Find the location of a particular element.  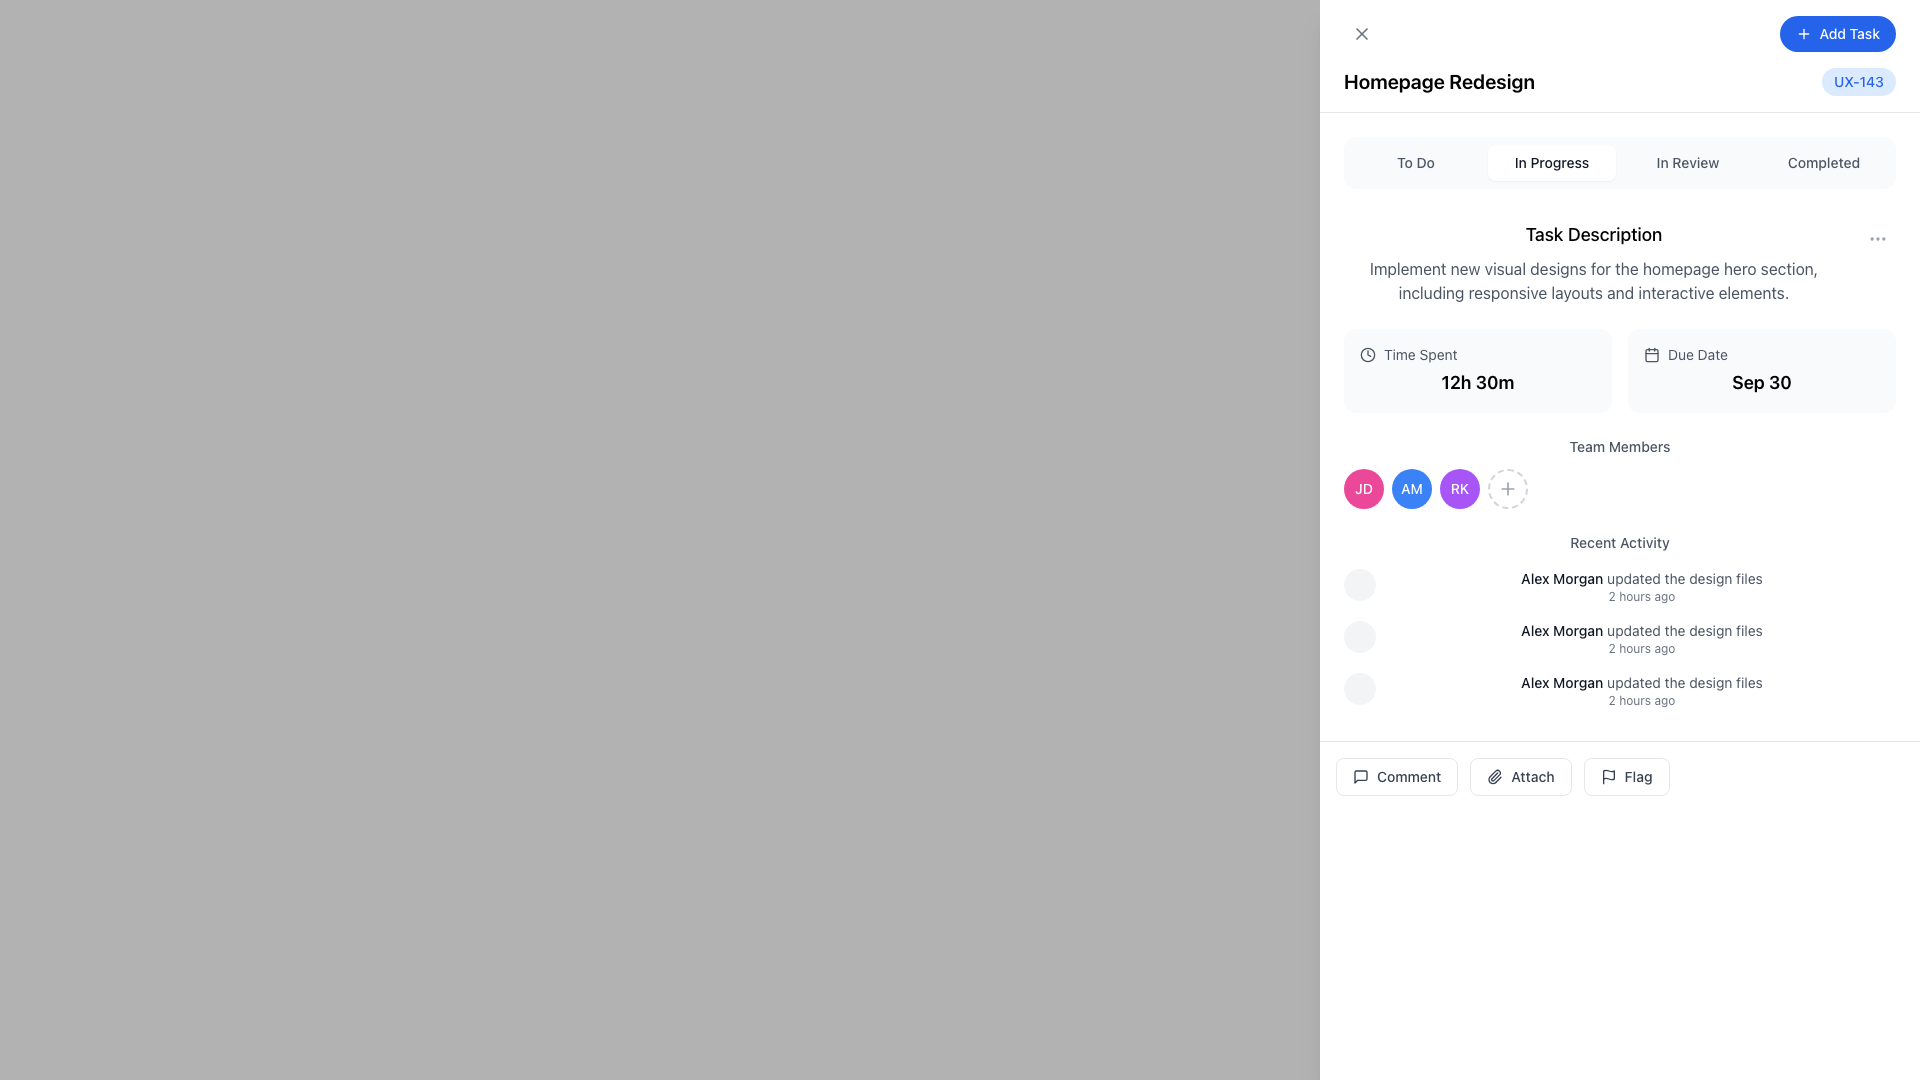

the text label that indicates the timestamp of the activity below 'Alex Morgan updated the design files' in the 'Recent Activity' section is located at coordinates (1641, 596).